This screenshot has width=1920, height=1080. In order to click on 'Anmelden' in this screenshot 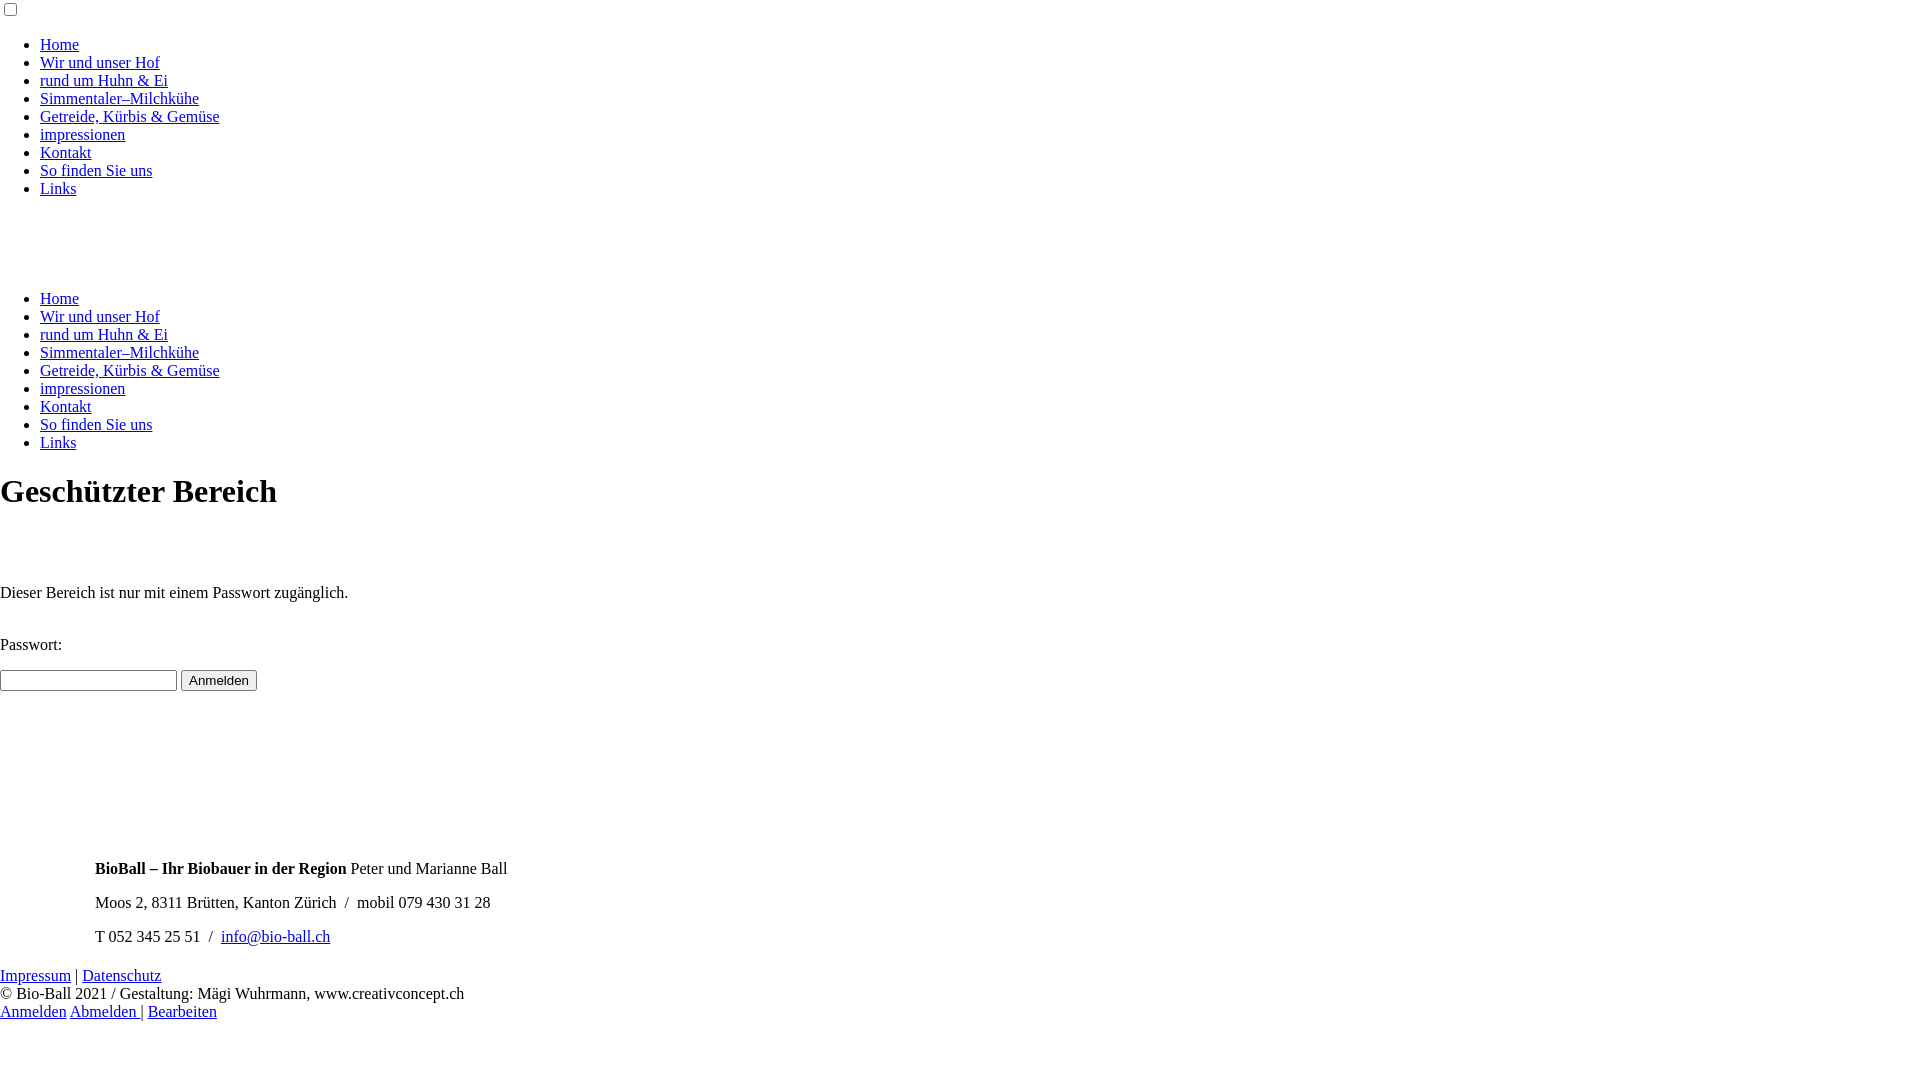, I will do `click(181, 679)`.